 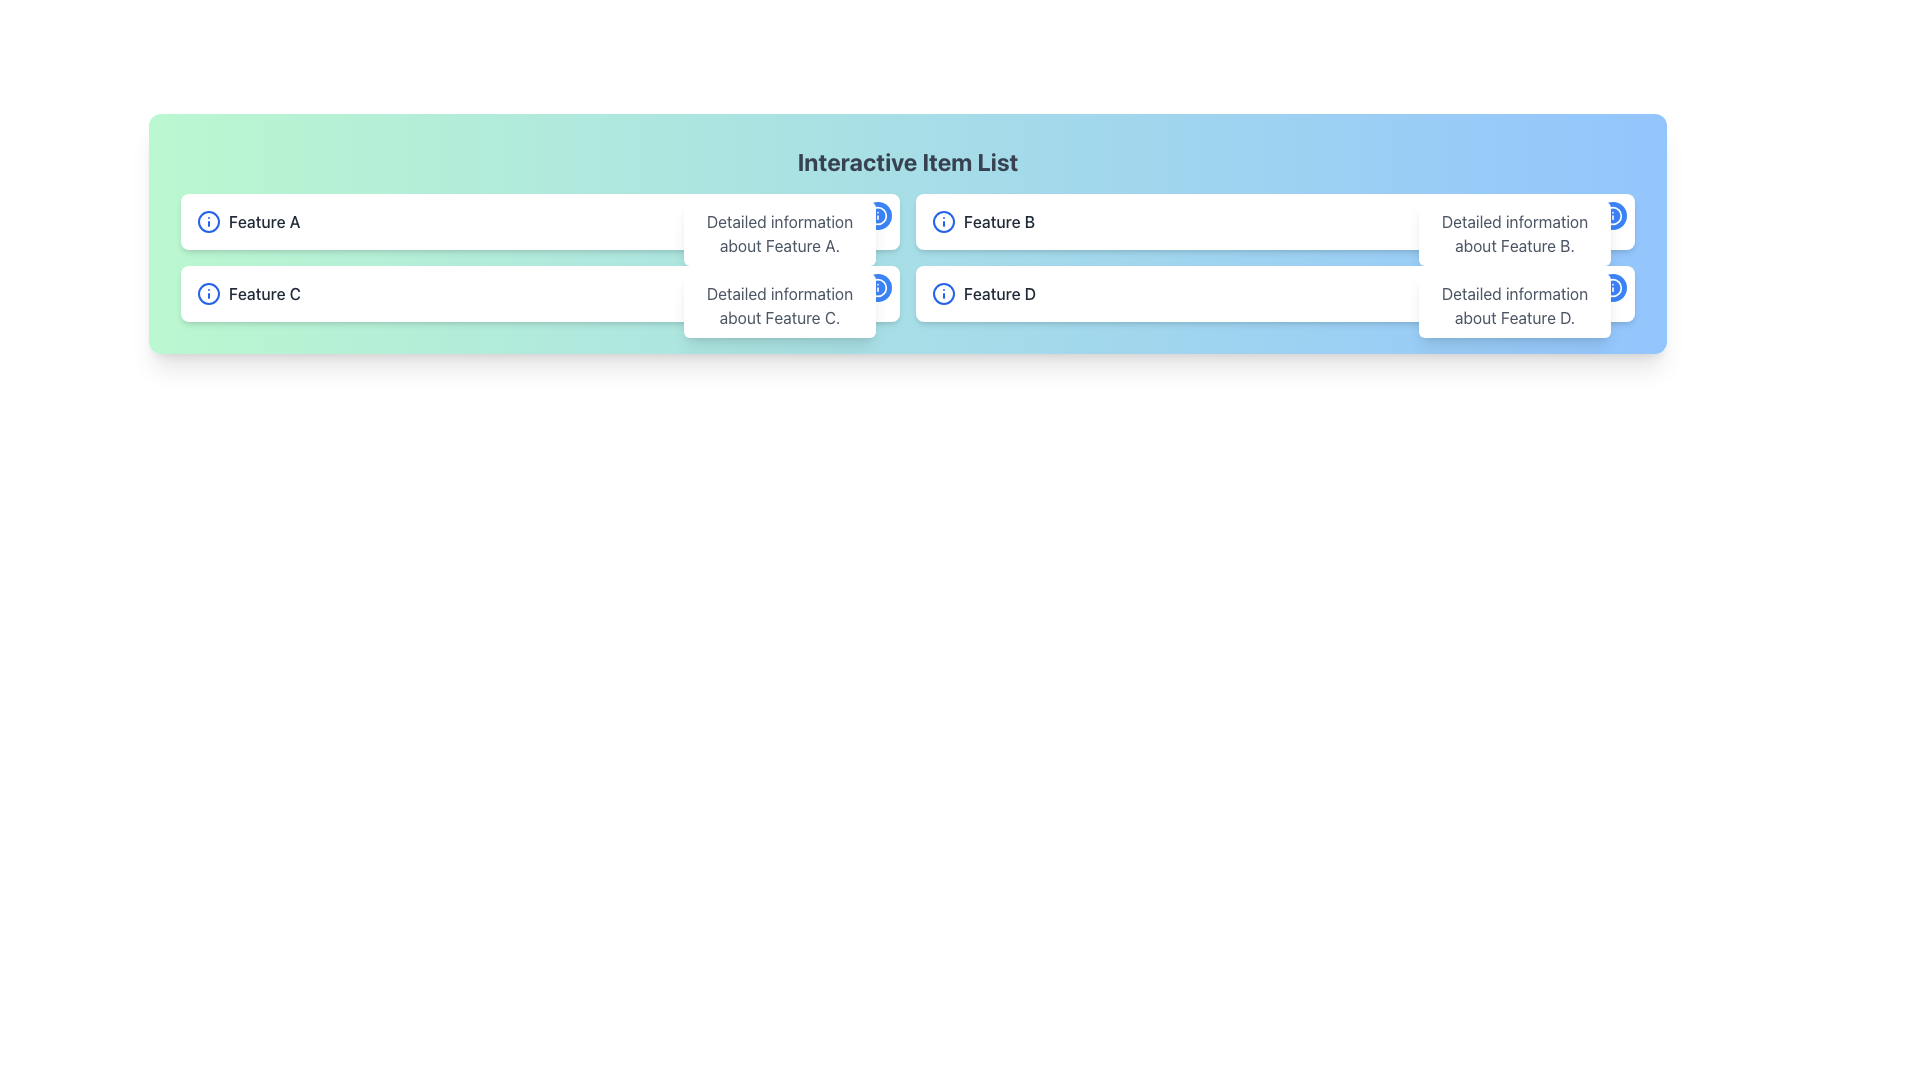 I want to click on the blue circular icon containing an 'info' symbol located to the left of the text 'Feature D', so click(x=943, y=293).